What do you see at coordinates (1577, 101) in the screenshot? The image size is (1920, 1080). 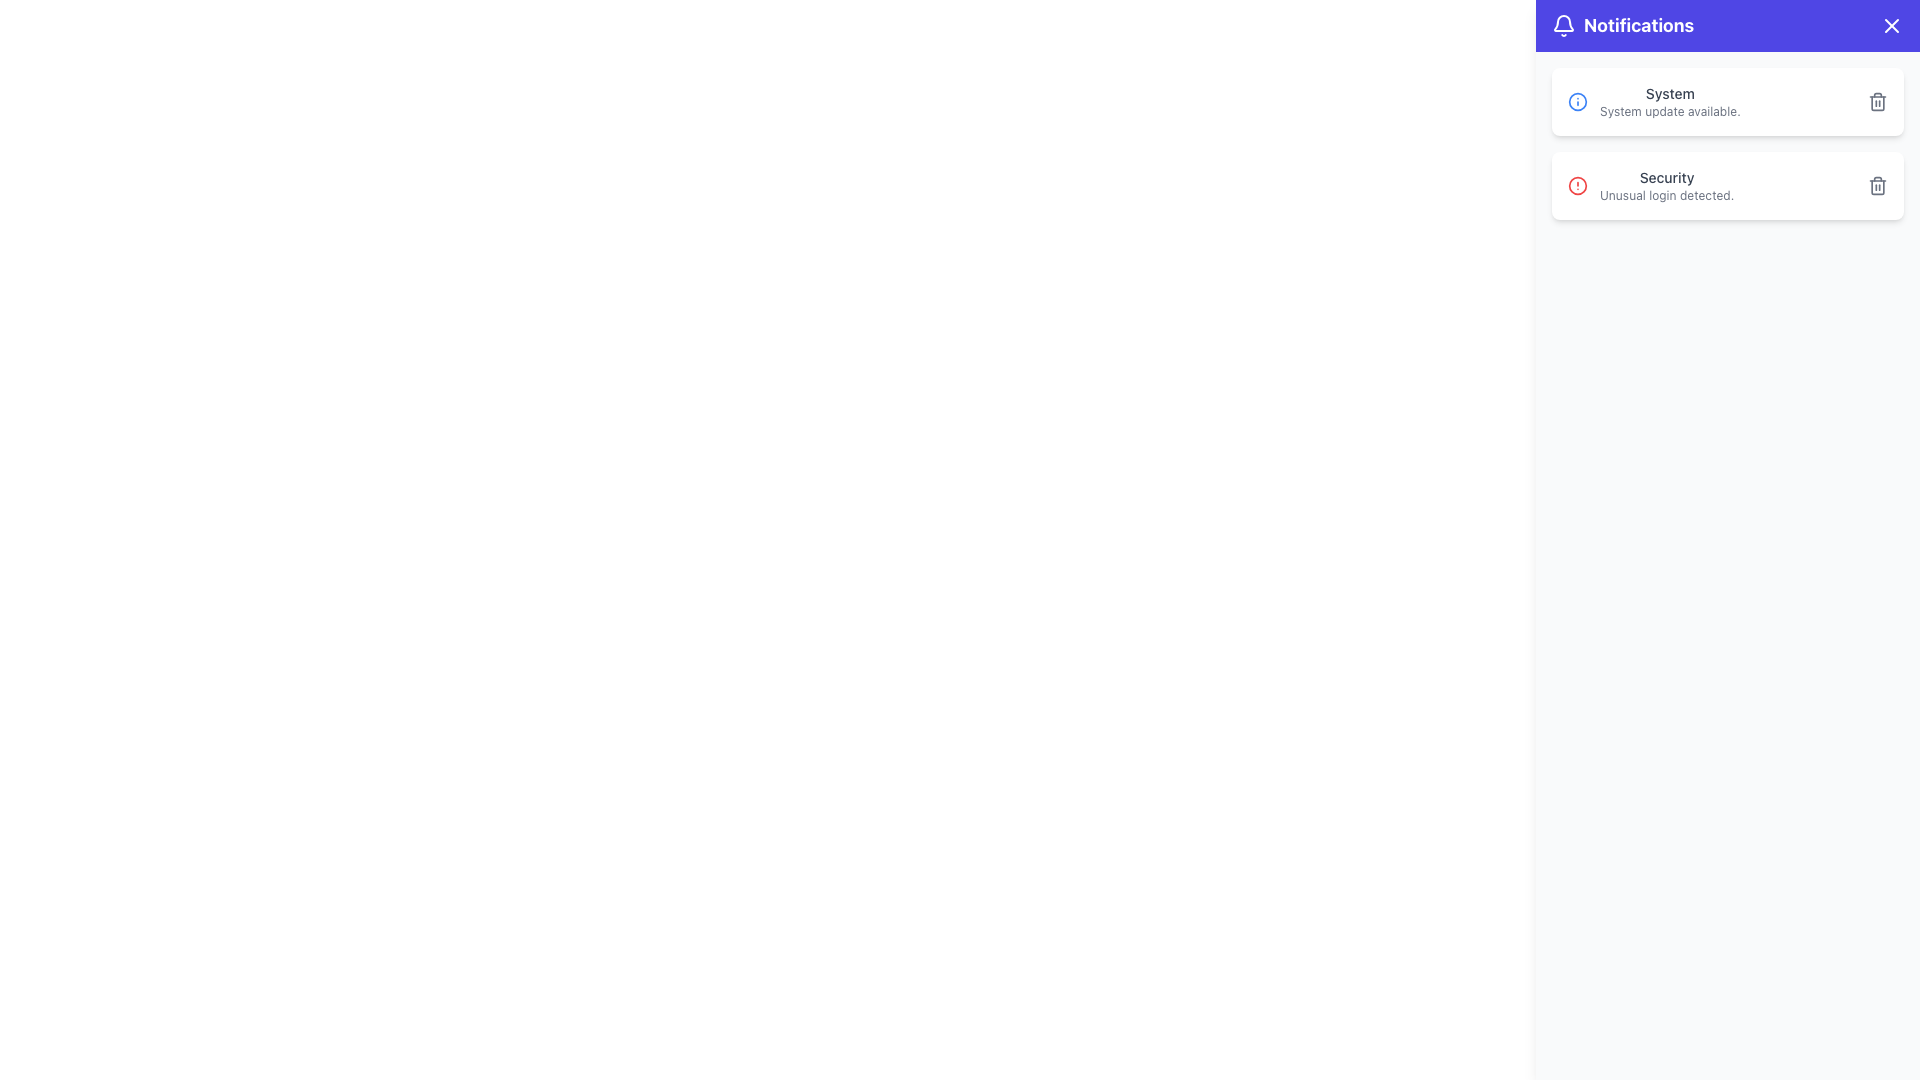 I see `the informational icon located at the top-left corner of the 'System update available.' notification to gather more information` at bounding box center [1577, 101].